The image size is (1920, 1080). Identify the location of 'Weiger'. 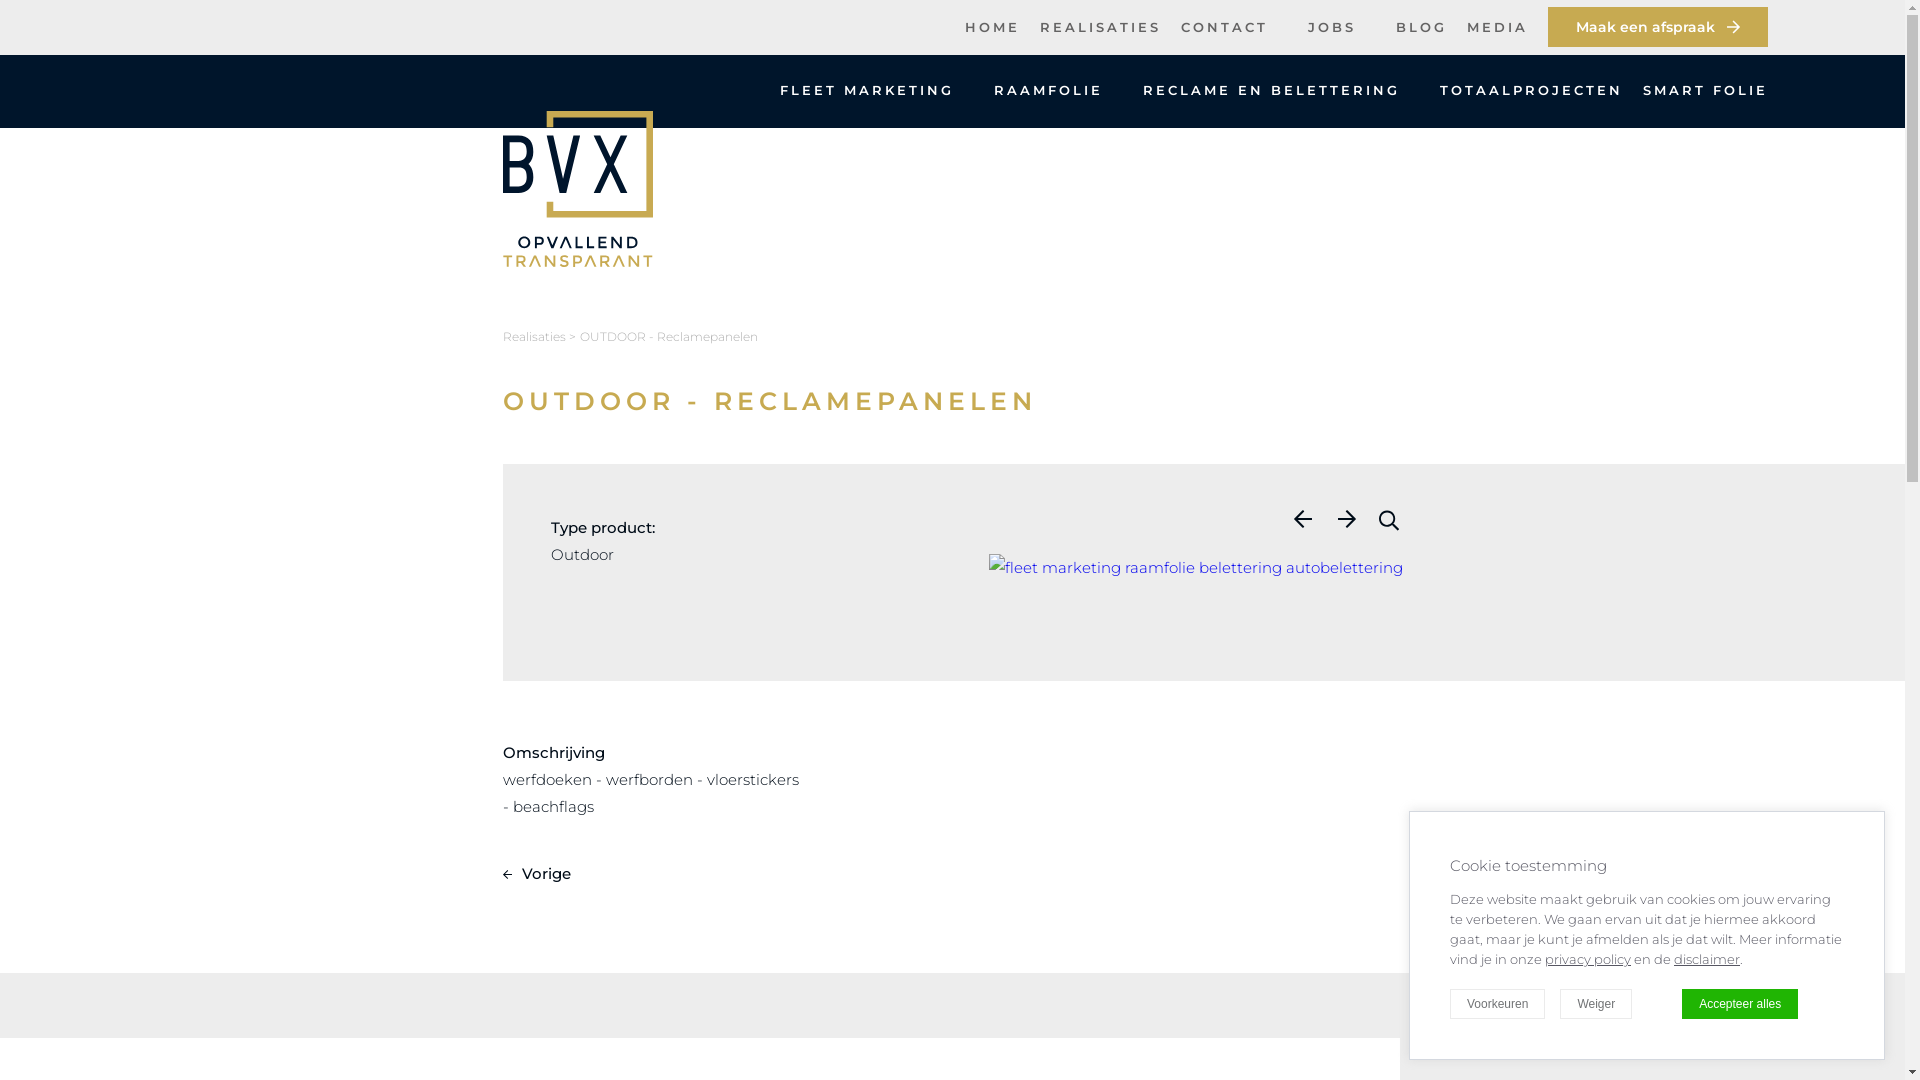
(1559, 1003).